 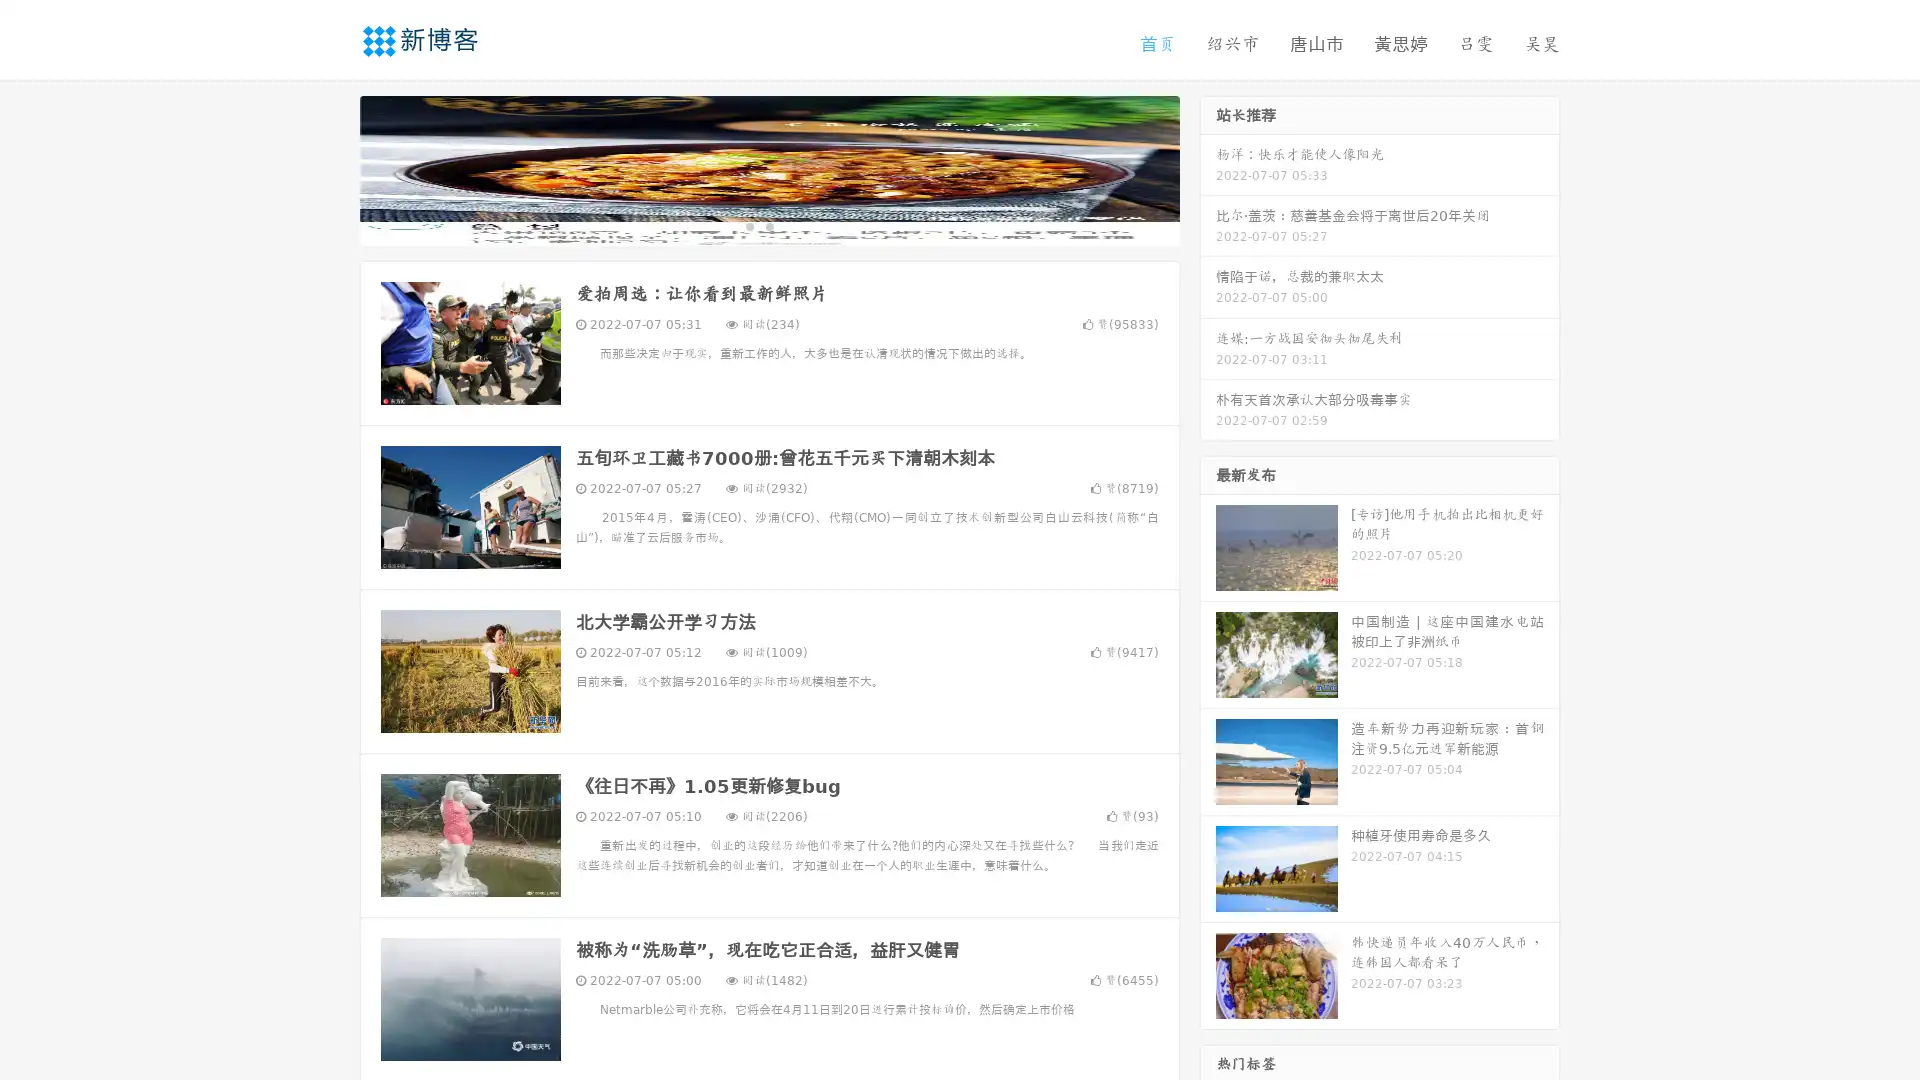 I want to click on Previous slide, so click(x=330, y=168).